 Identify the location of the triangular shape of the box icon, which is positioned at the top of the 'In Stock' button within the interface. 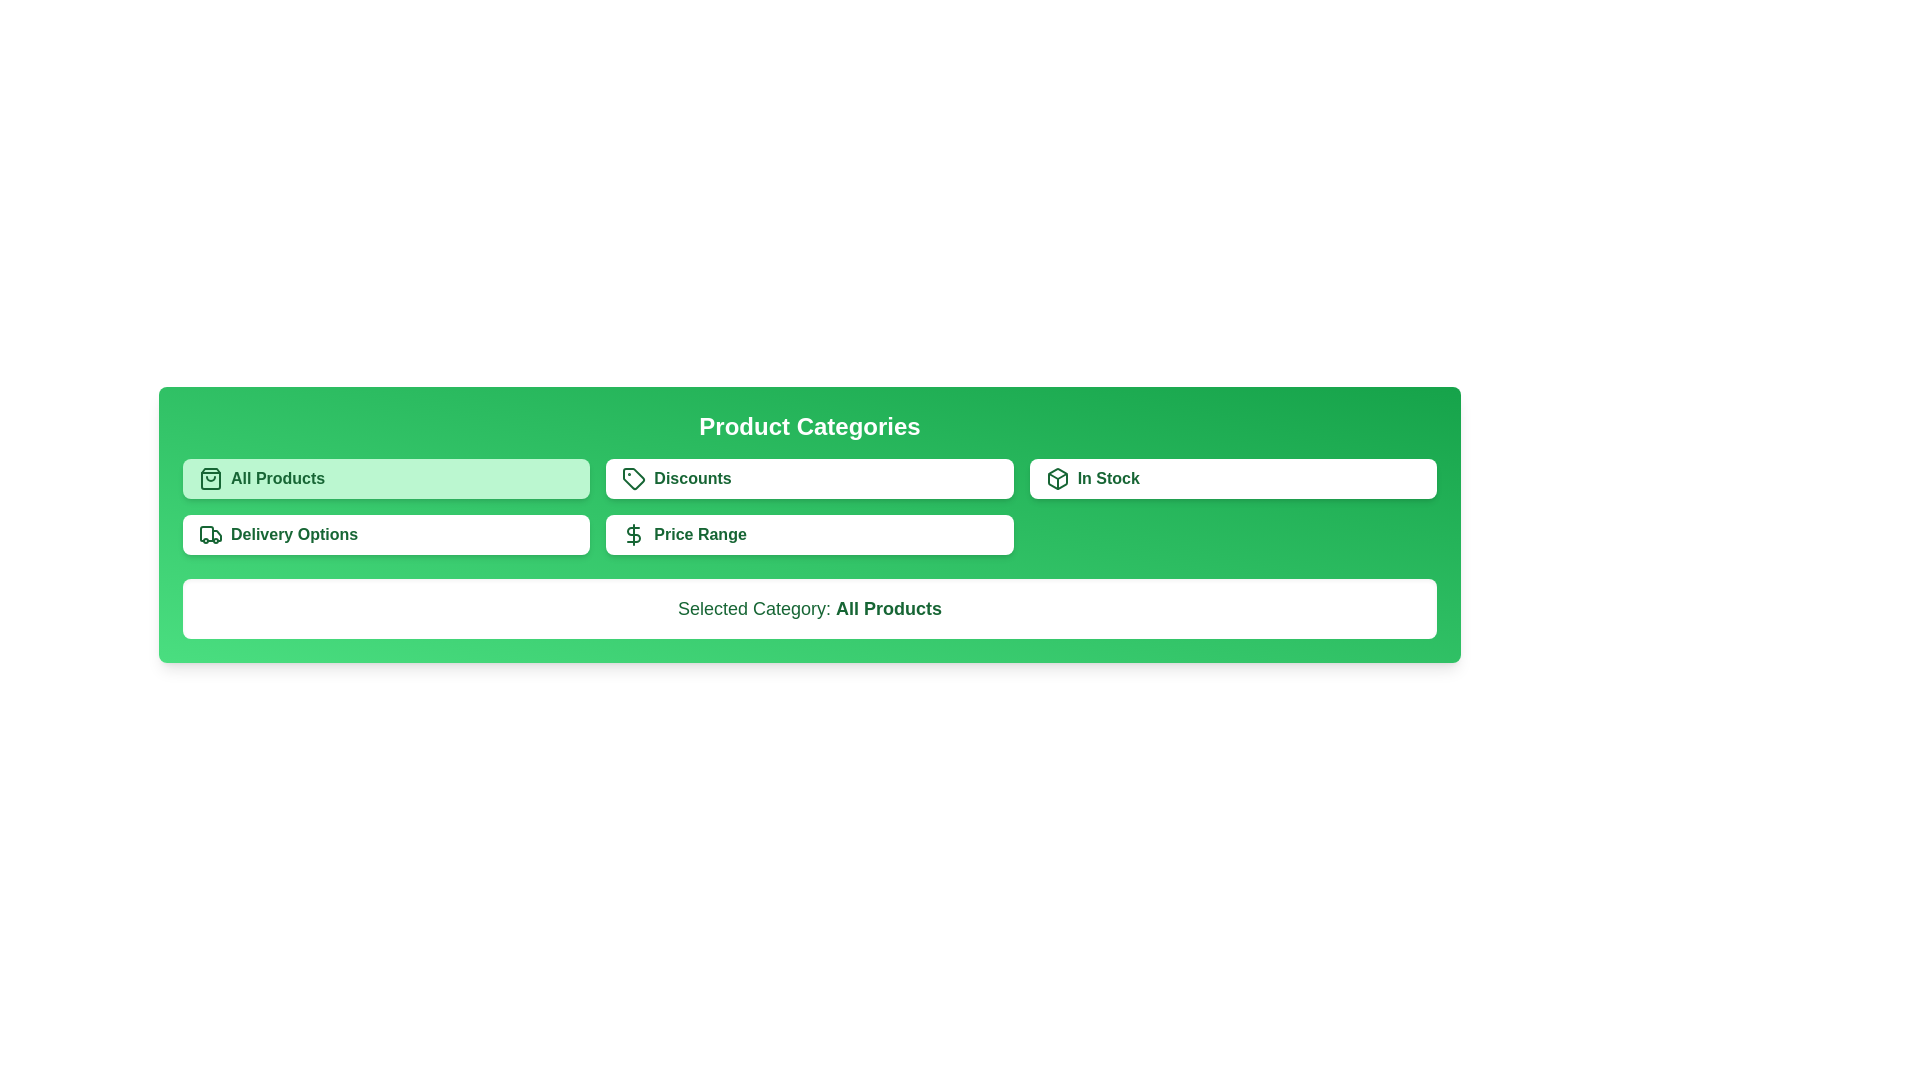
(1056, 476).